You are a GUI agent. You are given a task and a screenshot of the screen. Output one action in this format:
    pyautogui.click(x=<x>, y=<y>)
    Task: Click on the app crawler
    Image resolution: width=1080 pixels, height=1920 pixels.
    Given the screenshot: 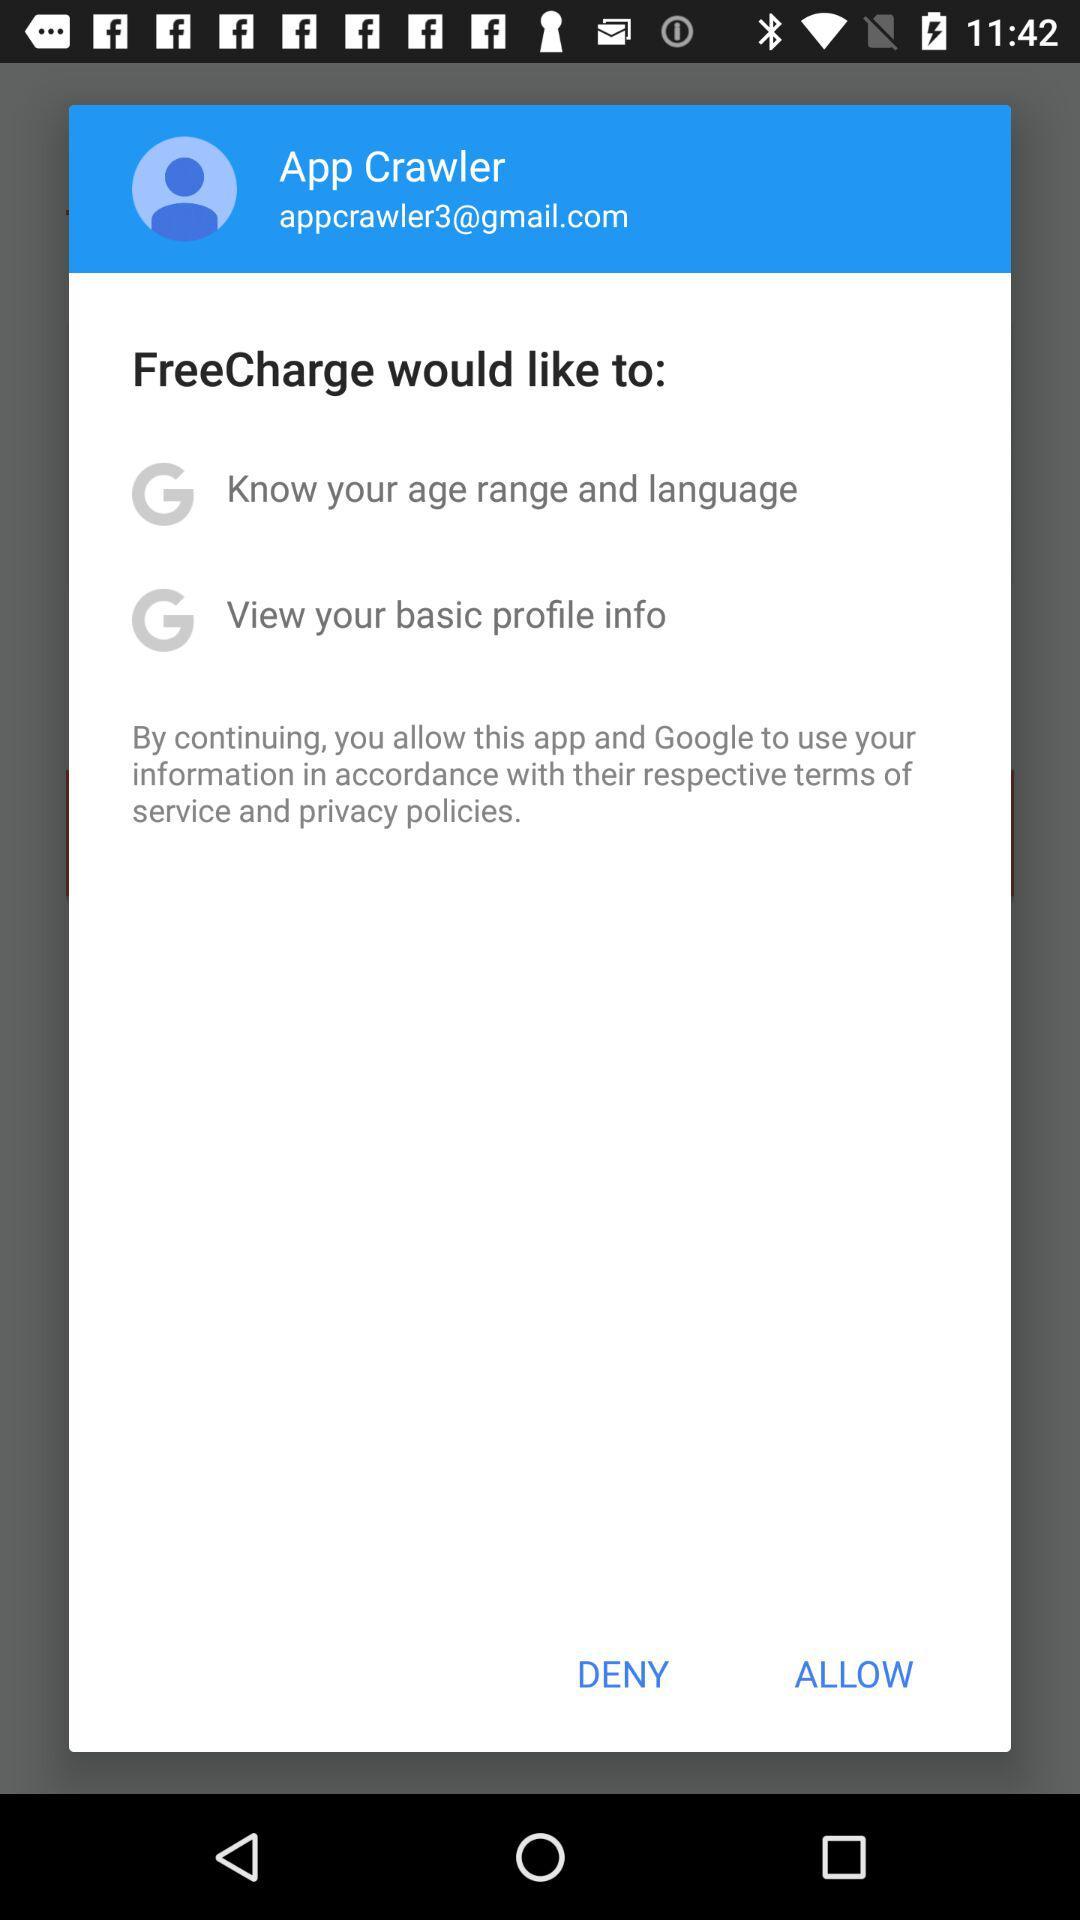 What is the action you would take?
    pyautogui.click(x=392, y=164)
    